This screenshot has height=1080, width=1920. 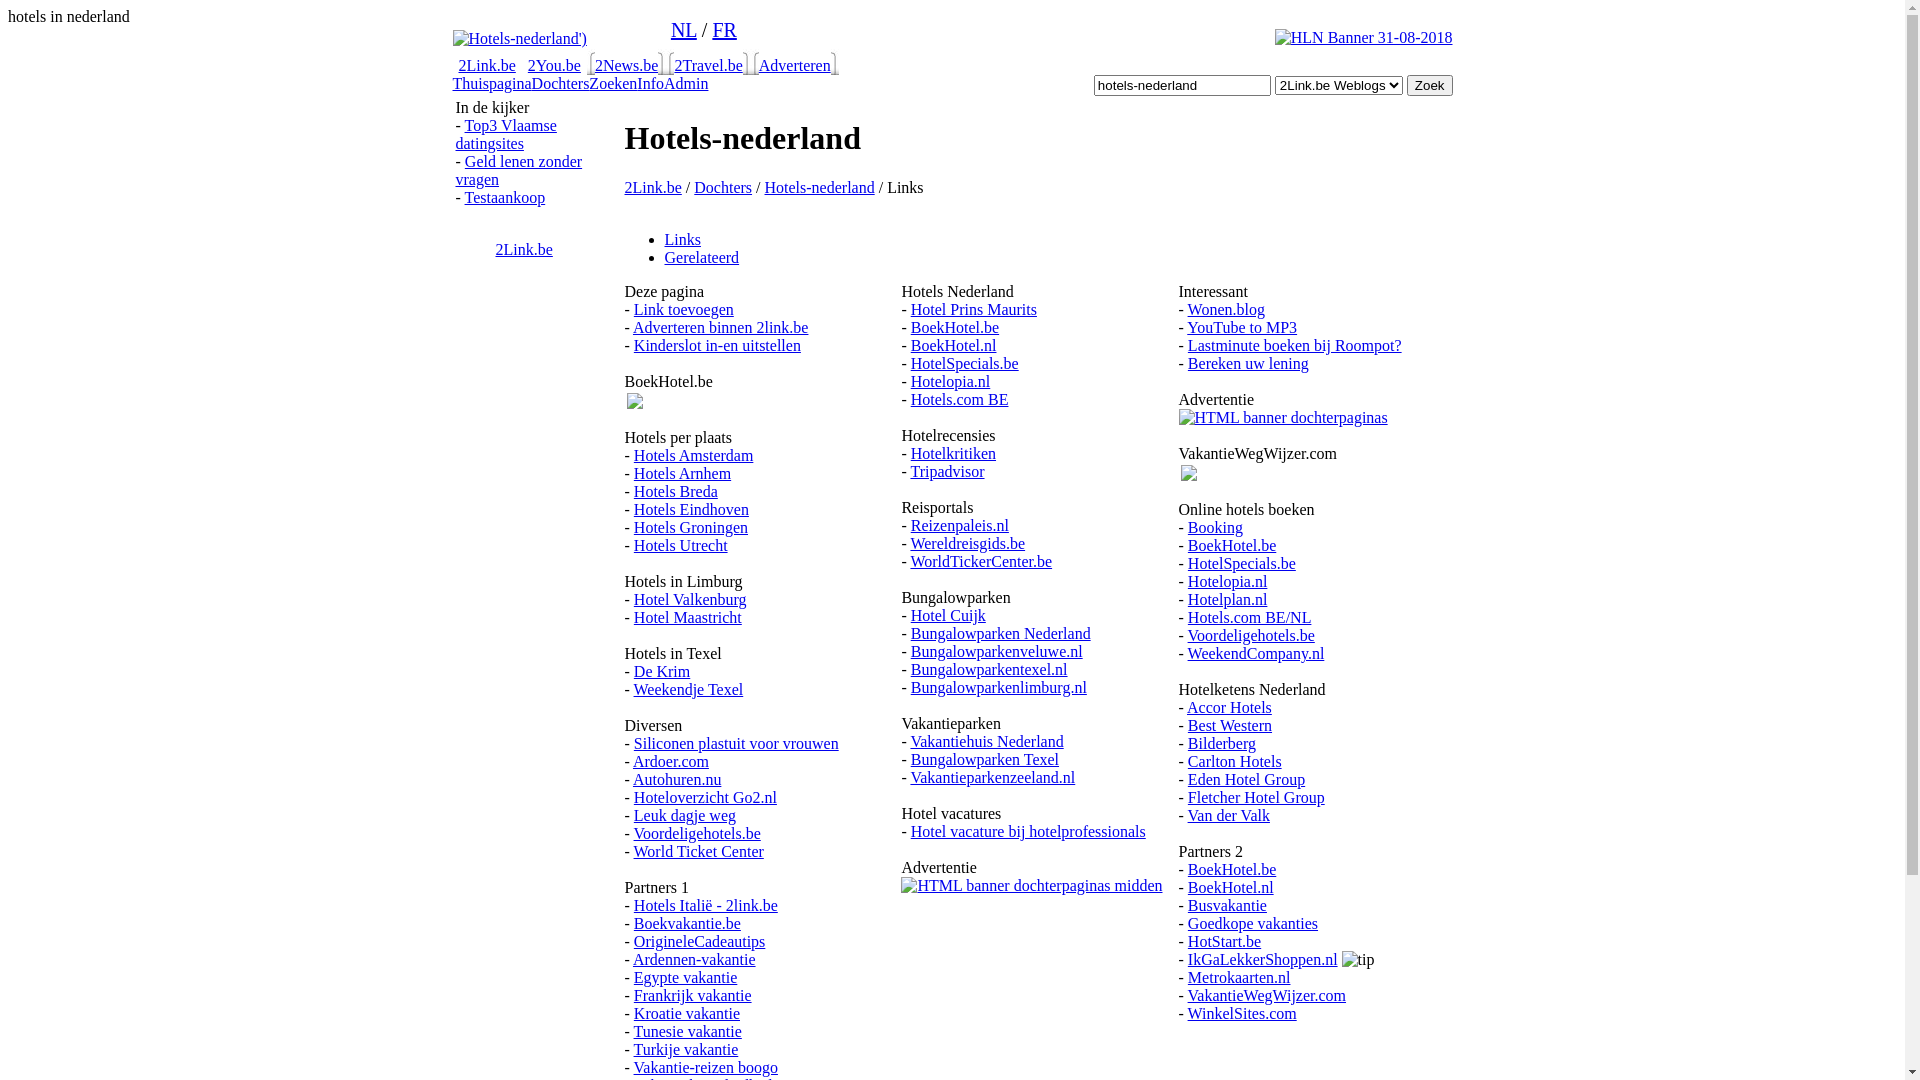 What do you see at coordinates (486, 64) in the screenshot?
I see `'2Link.be'` at bounding box center [486, 64].